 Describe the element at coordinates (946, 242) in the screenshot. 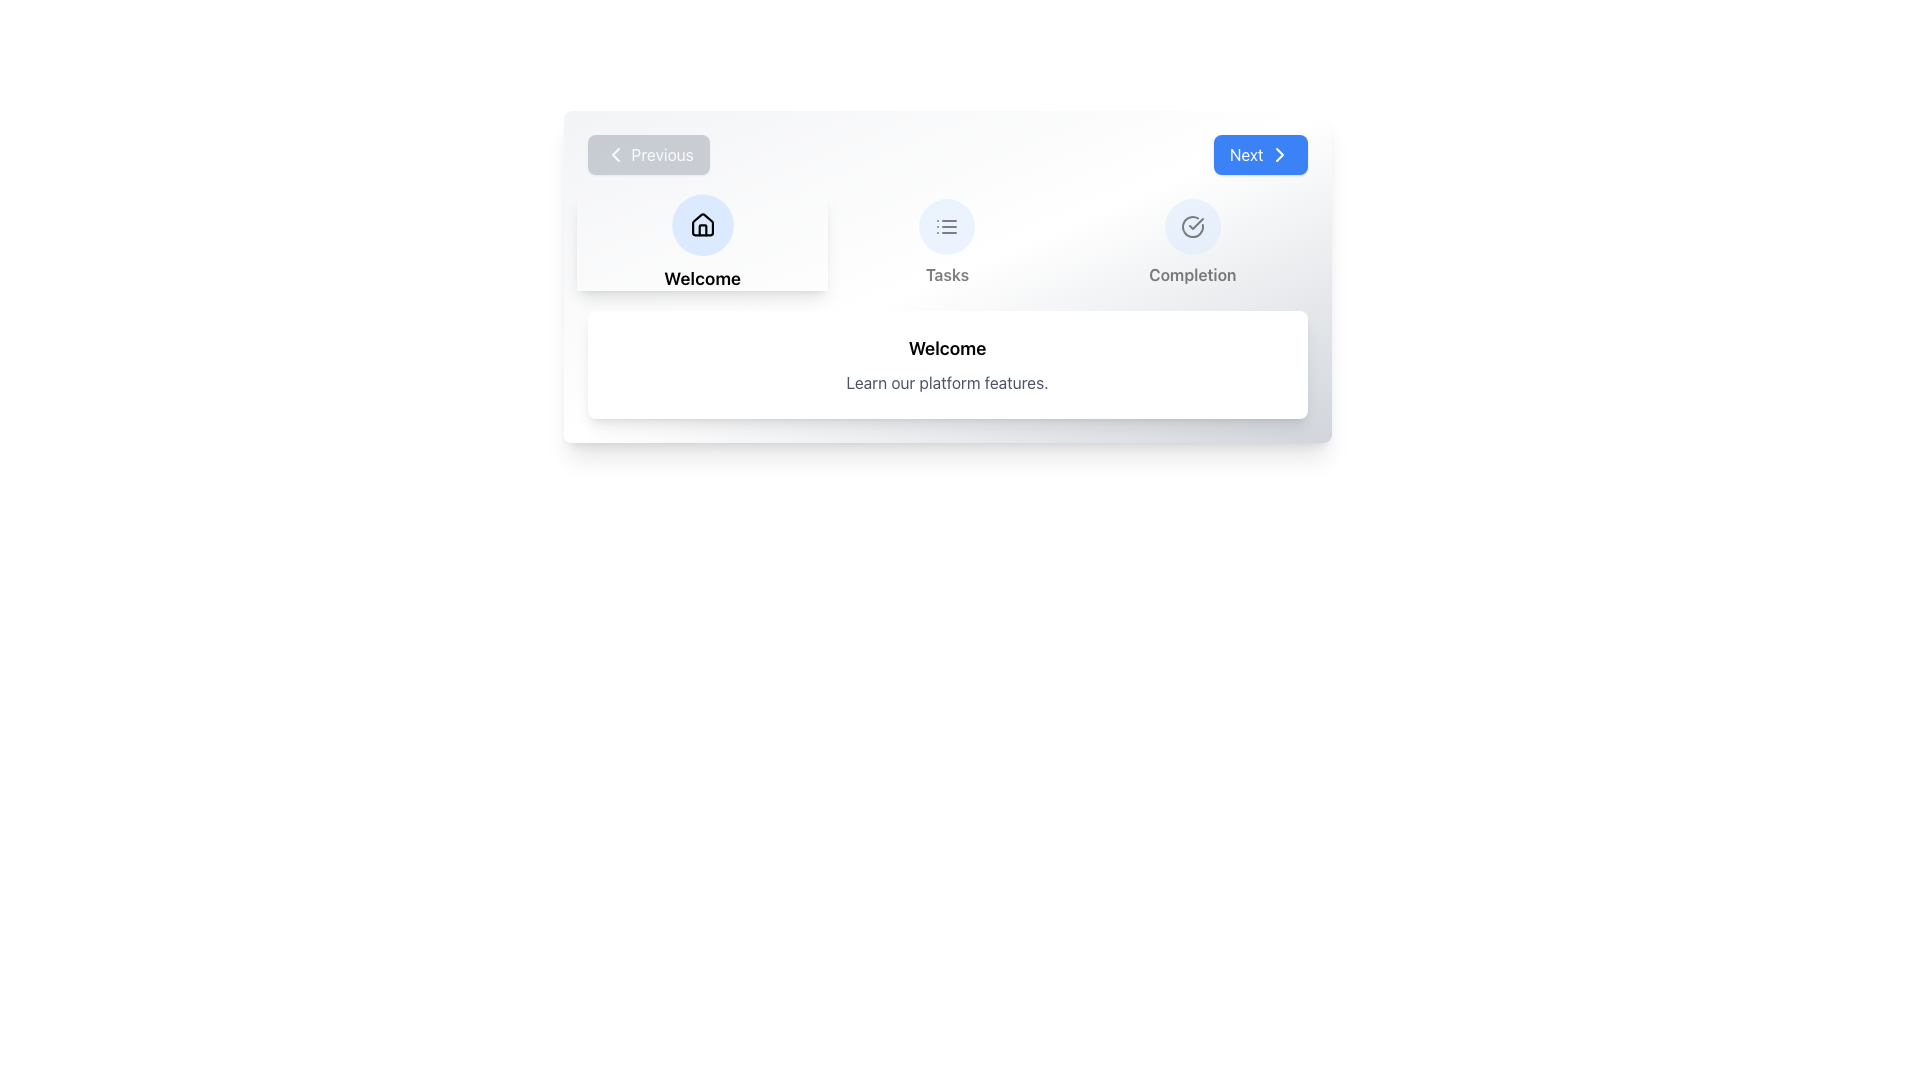

I see `the 'Tasks' navigation tile, the second item in a row of three` at that location.